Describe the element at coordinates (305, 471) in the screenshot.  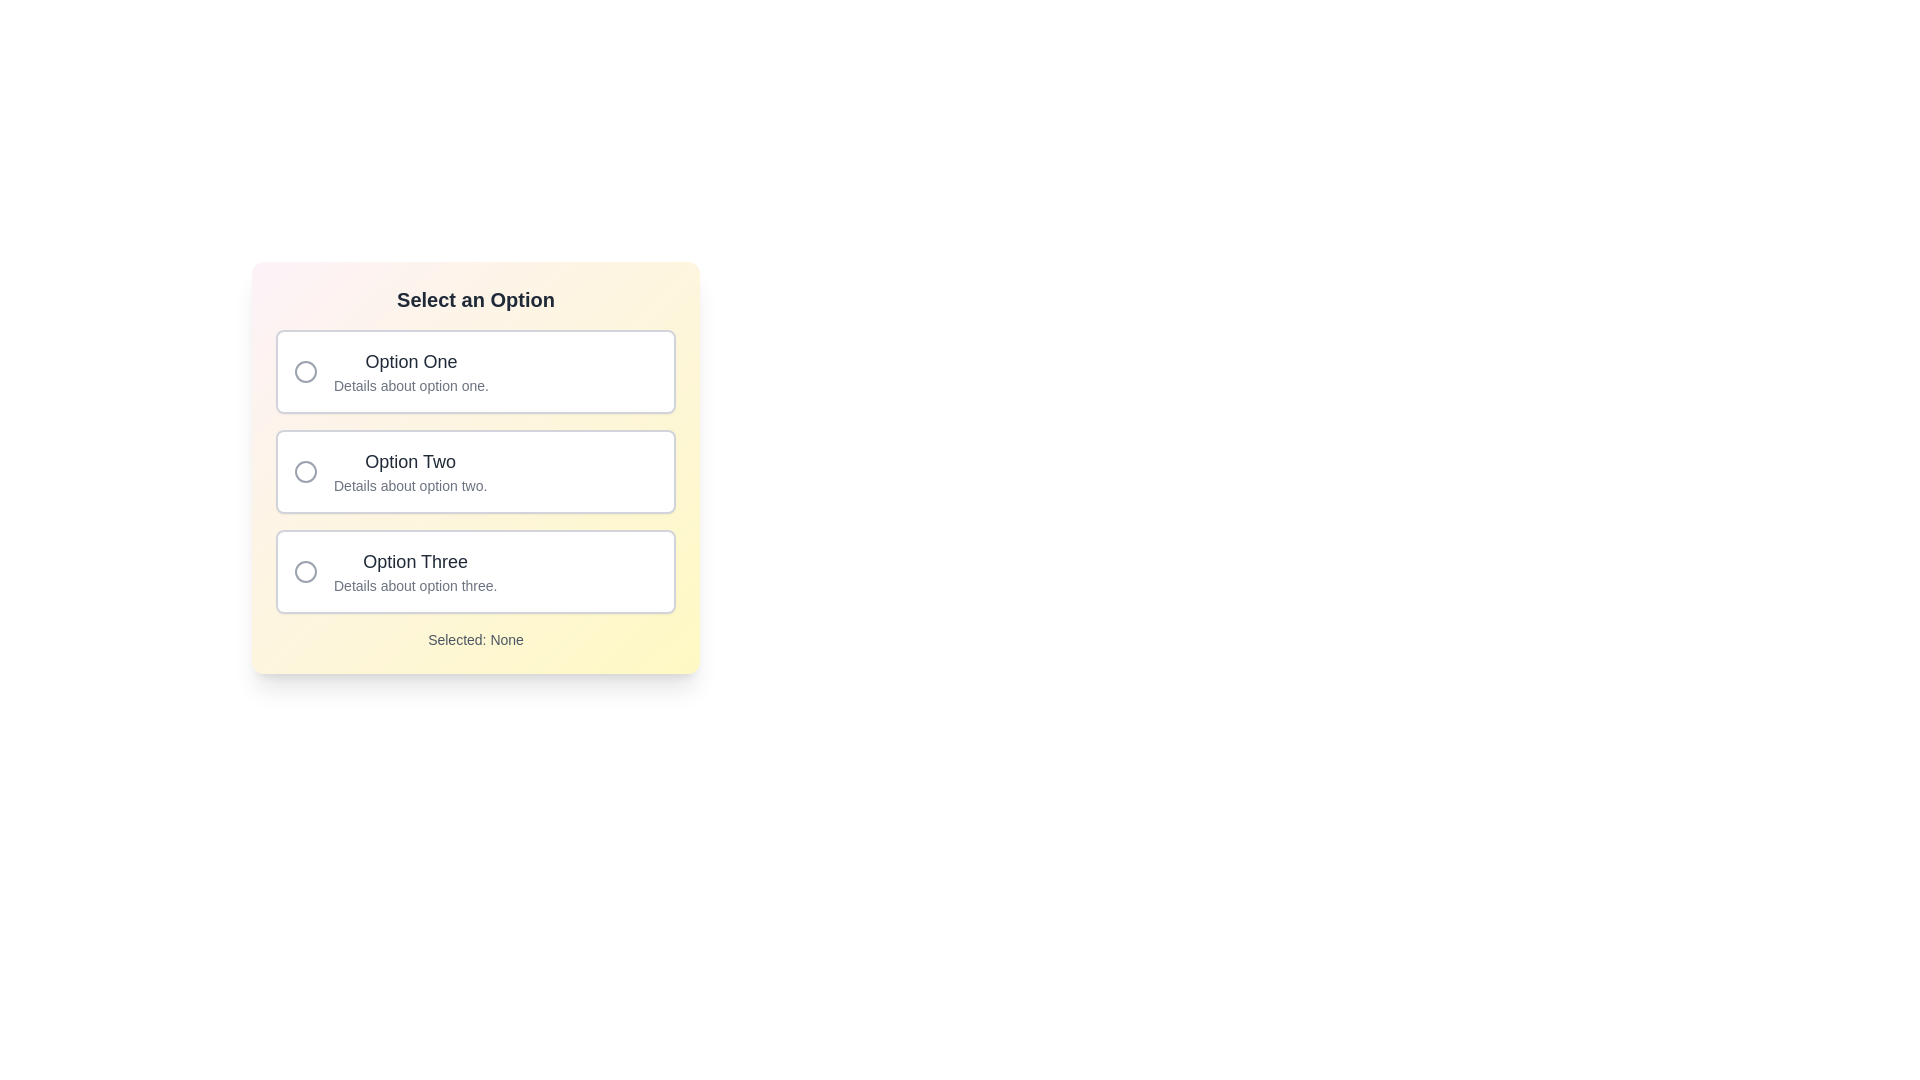
I see `the circular component of the 'Option Two' selection indicator` at that location.